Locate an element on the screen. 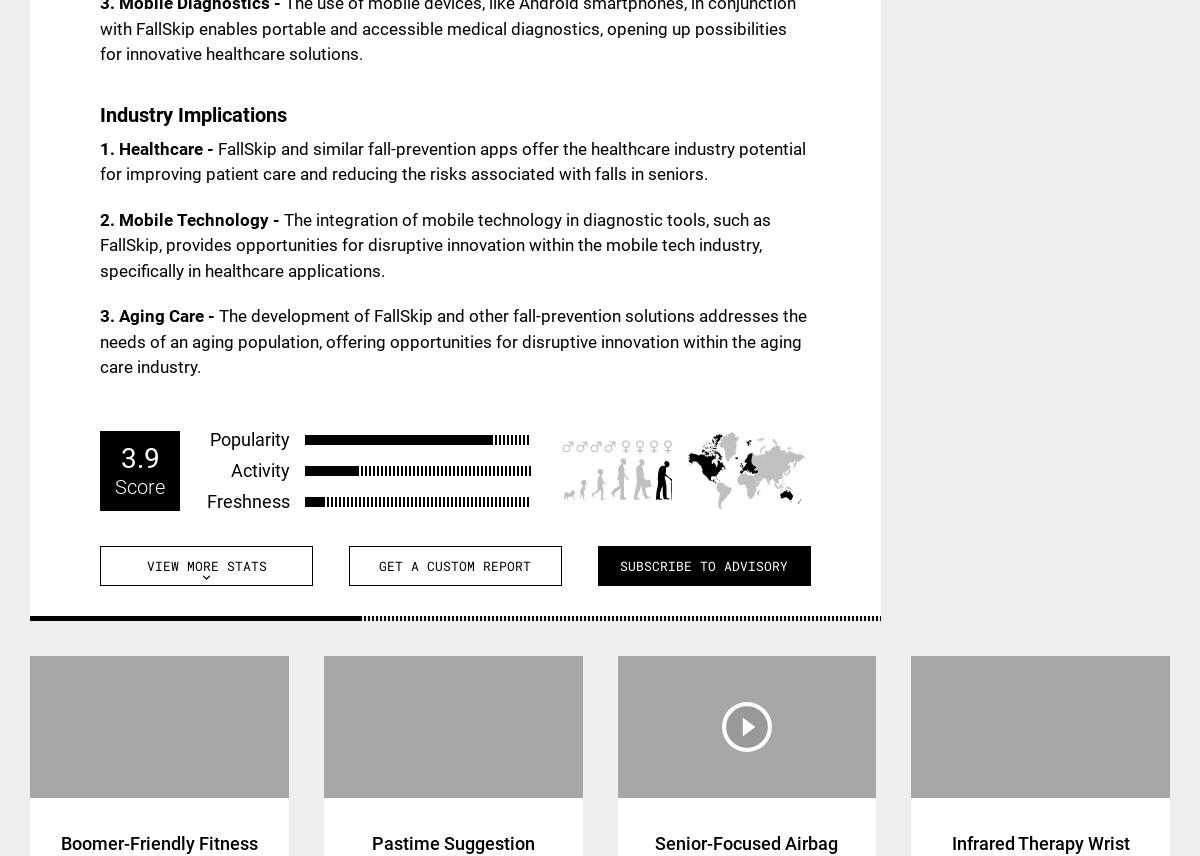  'expand_more' is located at coordinates (205, 576).